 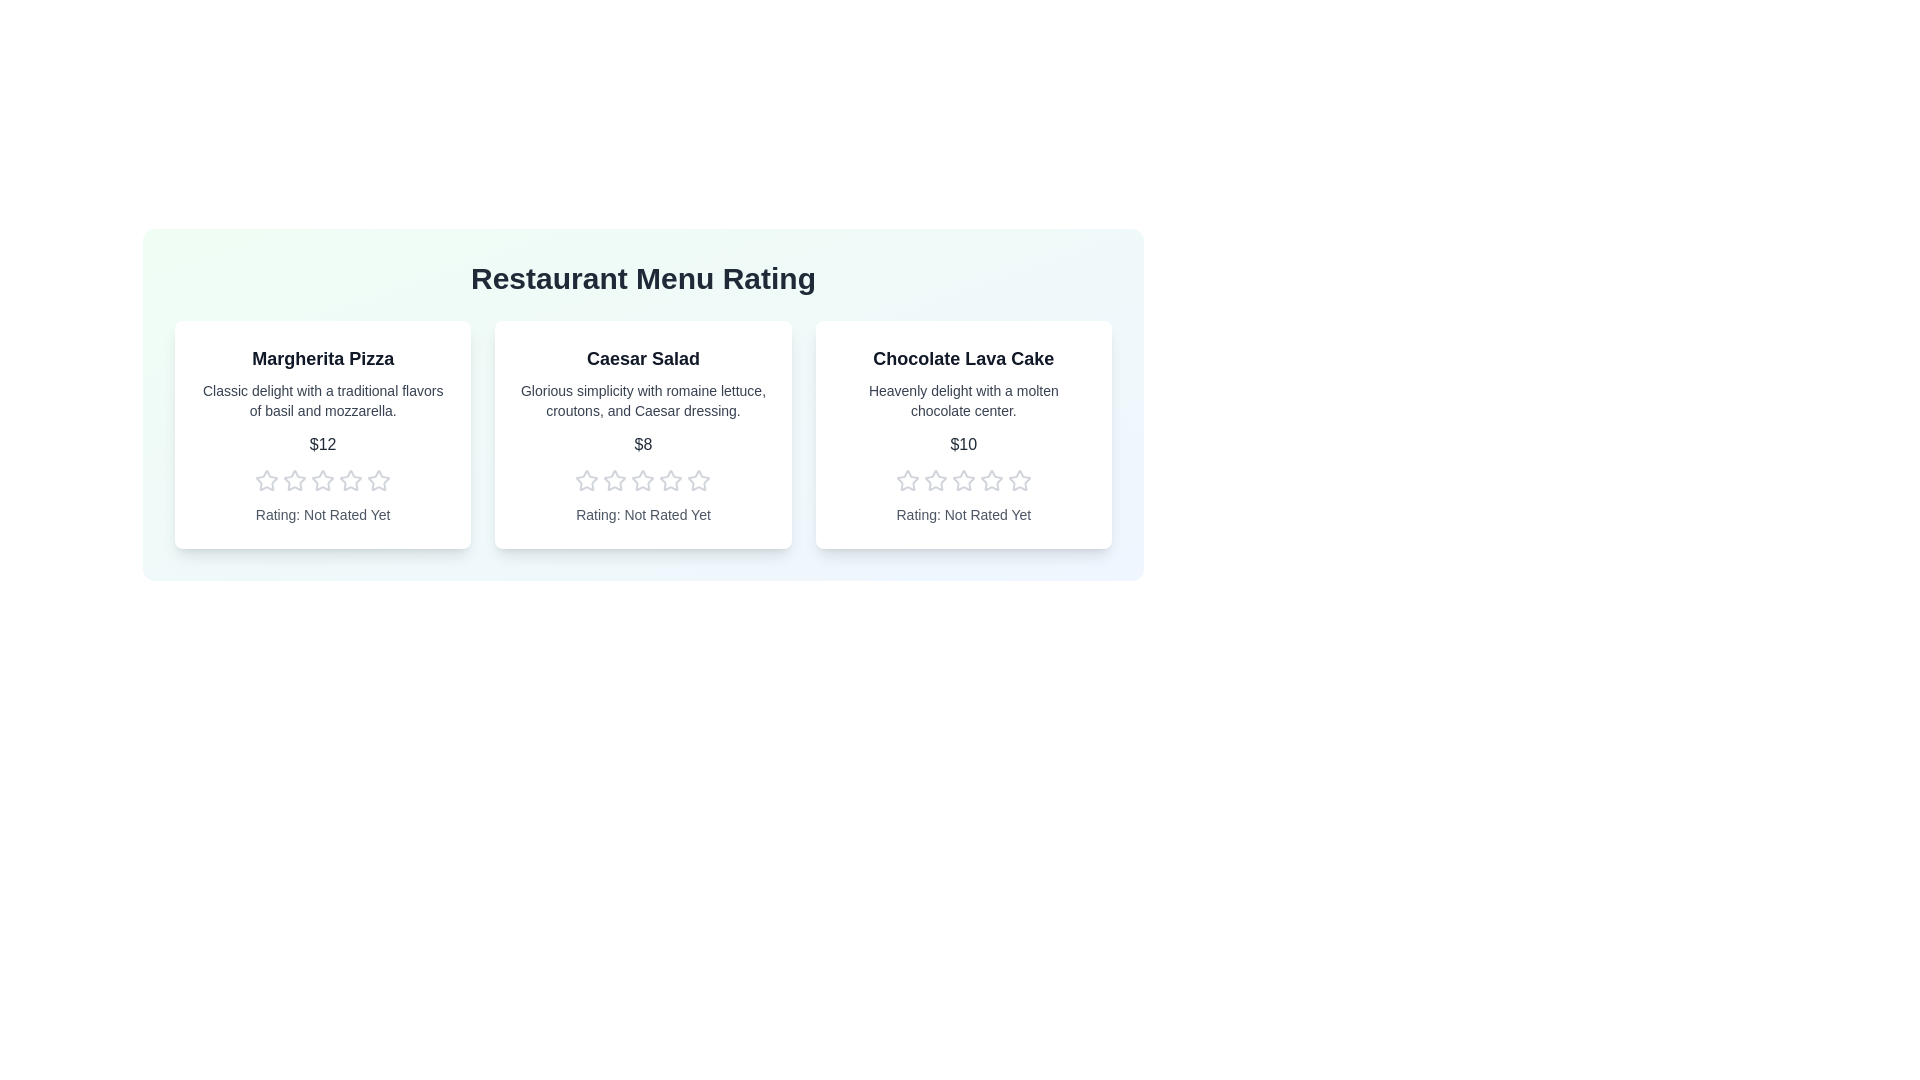 What do you see at coordinates (379, 481) in the screenshot?
I see `the 5 star to preview the rating` at bounding box center [379, 481].